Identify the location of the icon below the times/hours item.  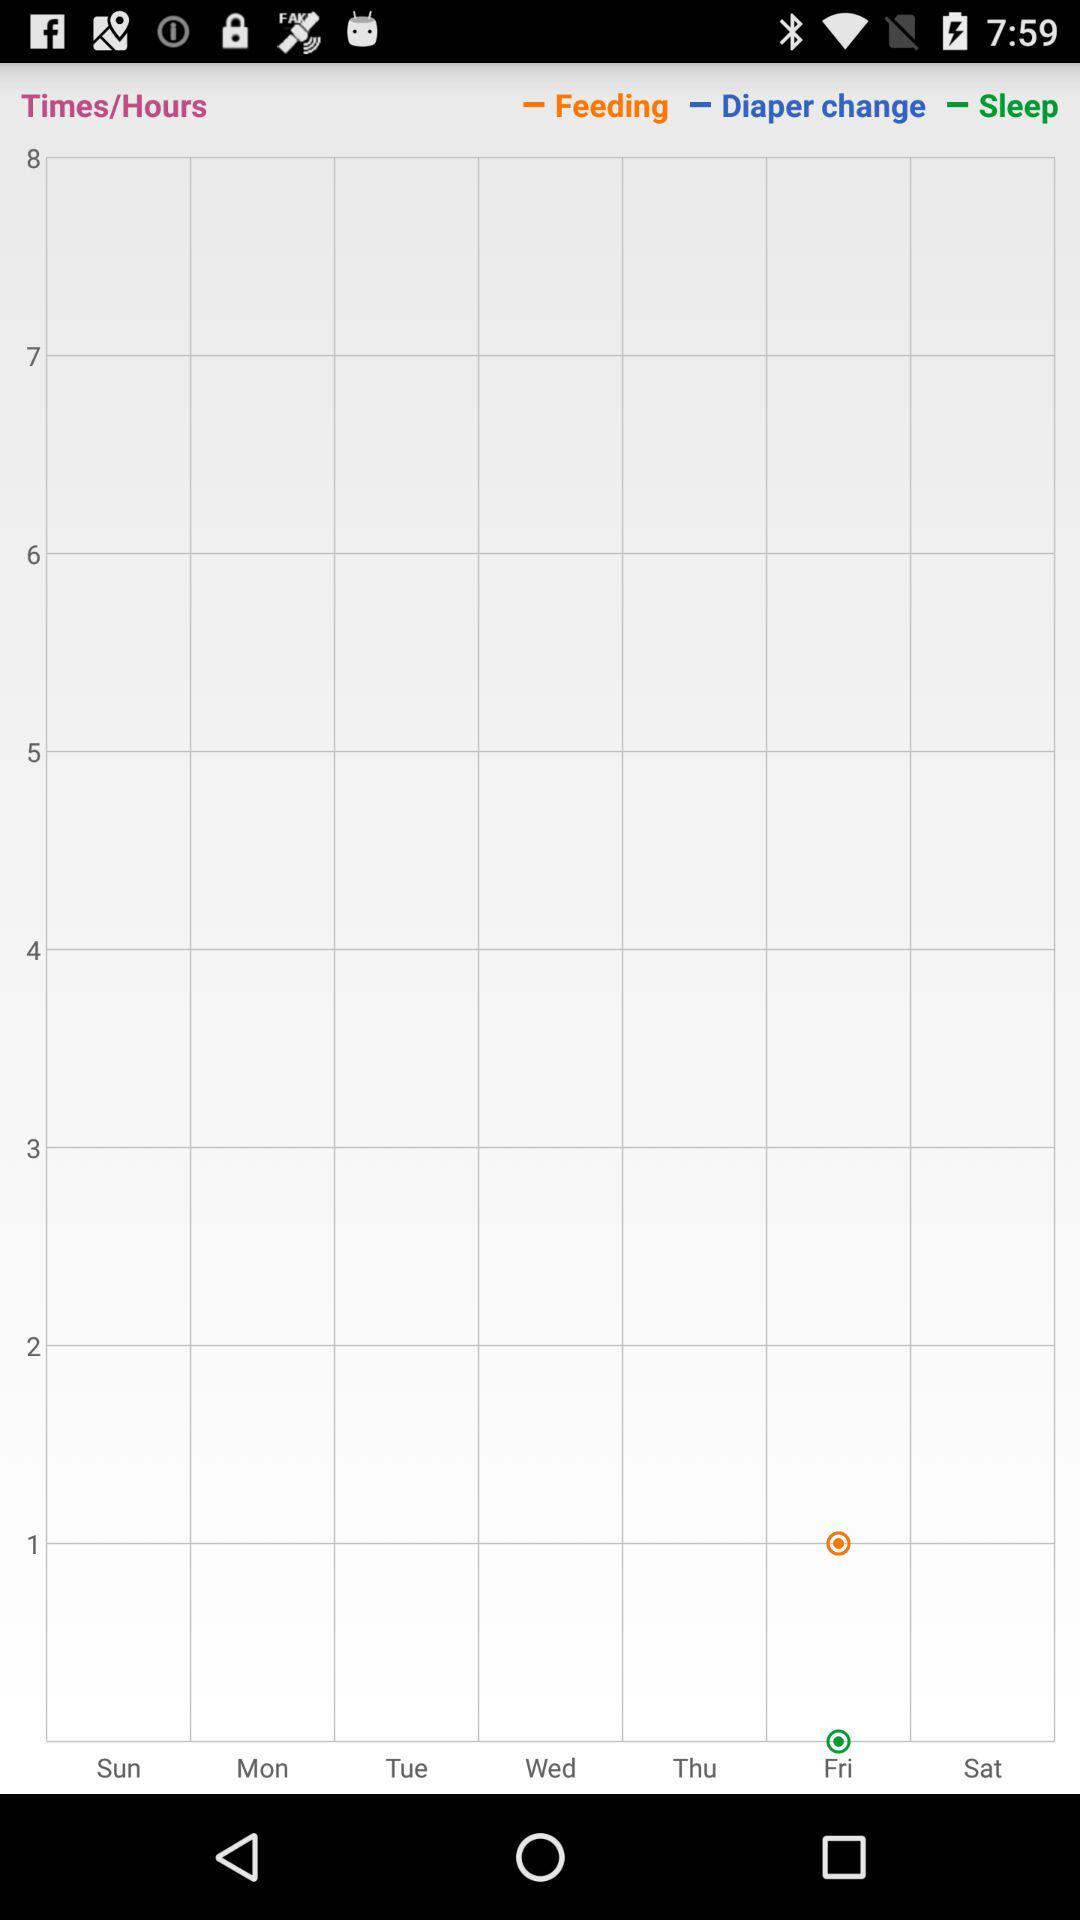
(540, 970).